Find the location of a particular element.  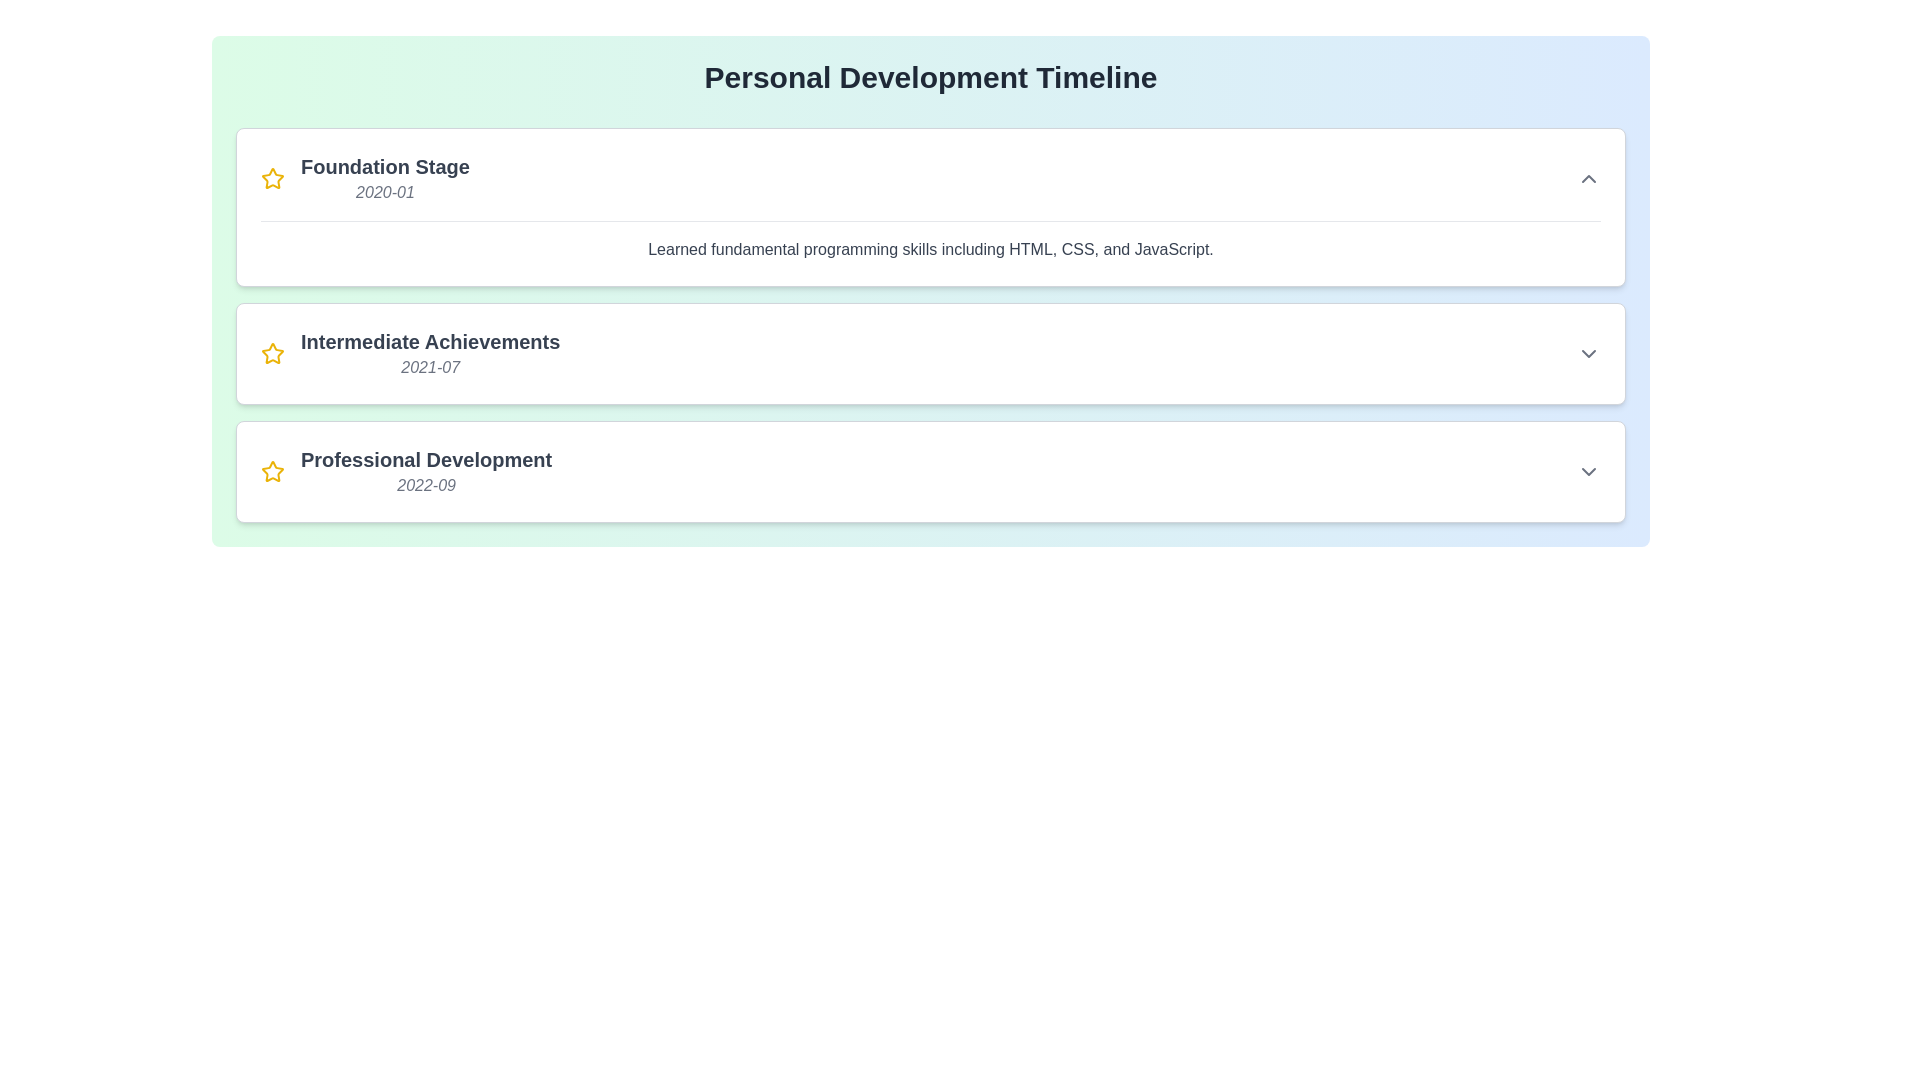

the timestamp or date display text label located below the 'Intermediate Achievements' title is located at coordinates (429, 367).